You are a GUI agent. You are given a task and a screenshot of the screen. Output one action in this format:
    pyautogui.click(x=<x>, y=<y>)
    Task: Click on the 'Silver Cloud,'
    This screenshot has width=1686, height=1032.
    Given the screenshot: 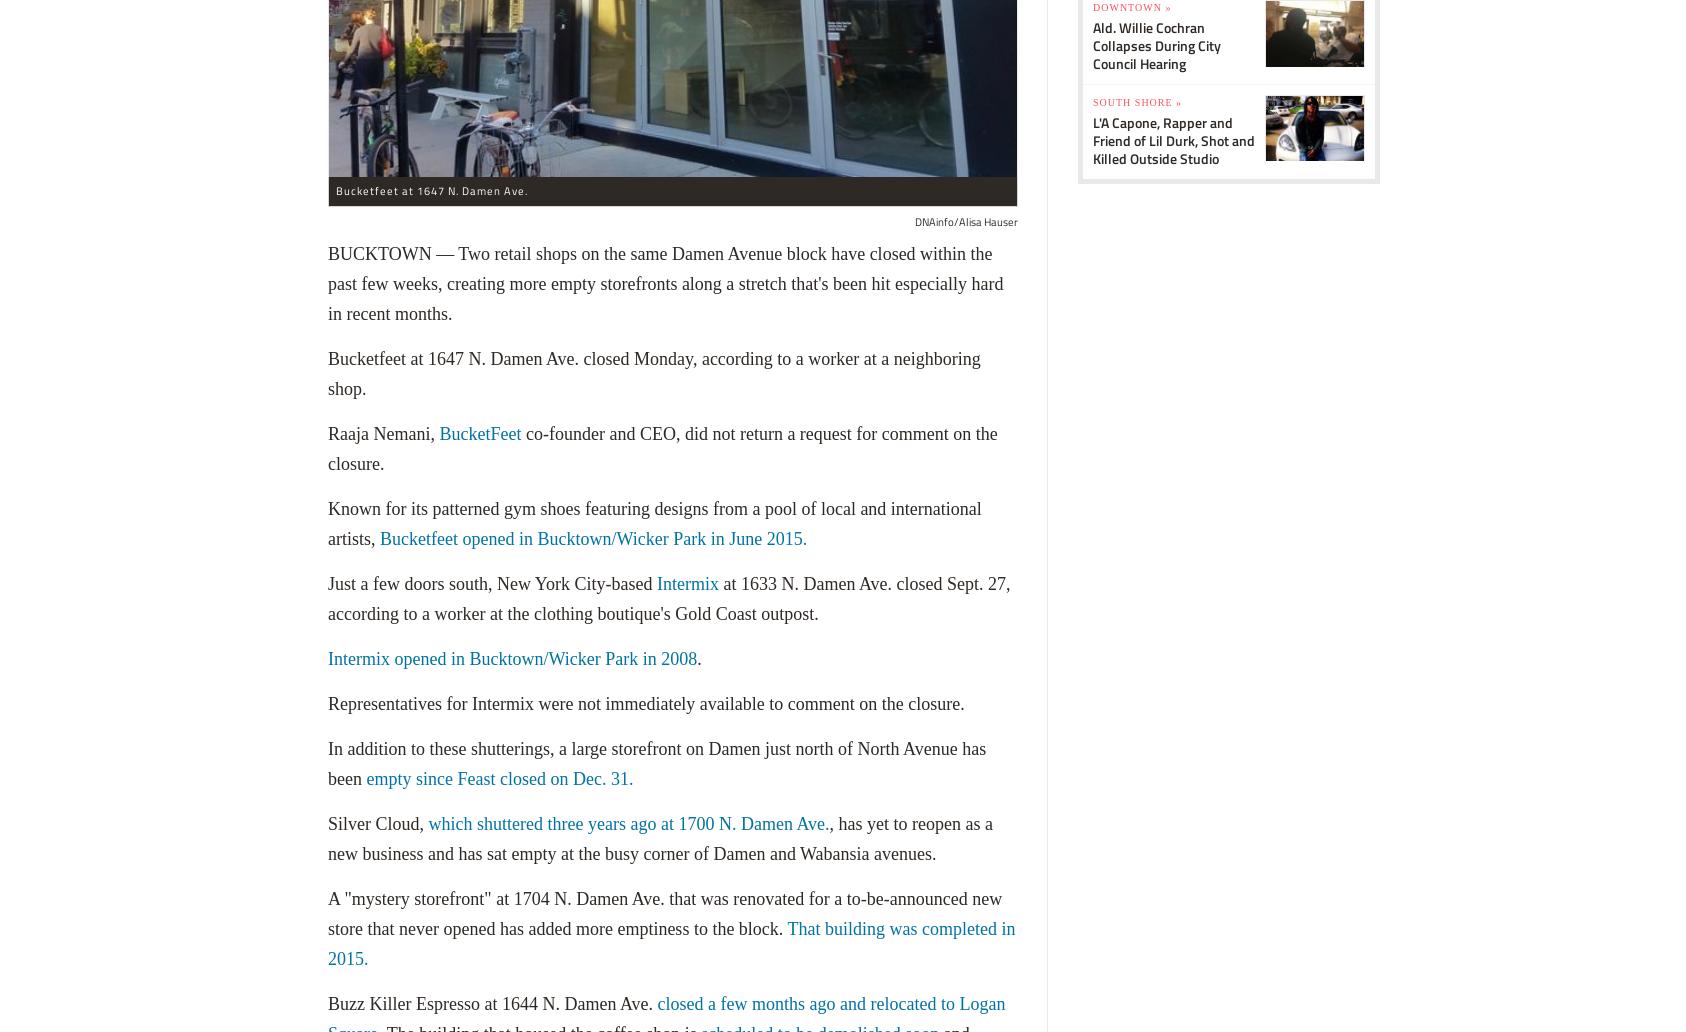 What is the action you would take?
    pyautogui.click(x=377, y=823)
    